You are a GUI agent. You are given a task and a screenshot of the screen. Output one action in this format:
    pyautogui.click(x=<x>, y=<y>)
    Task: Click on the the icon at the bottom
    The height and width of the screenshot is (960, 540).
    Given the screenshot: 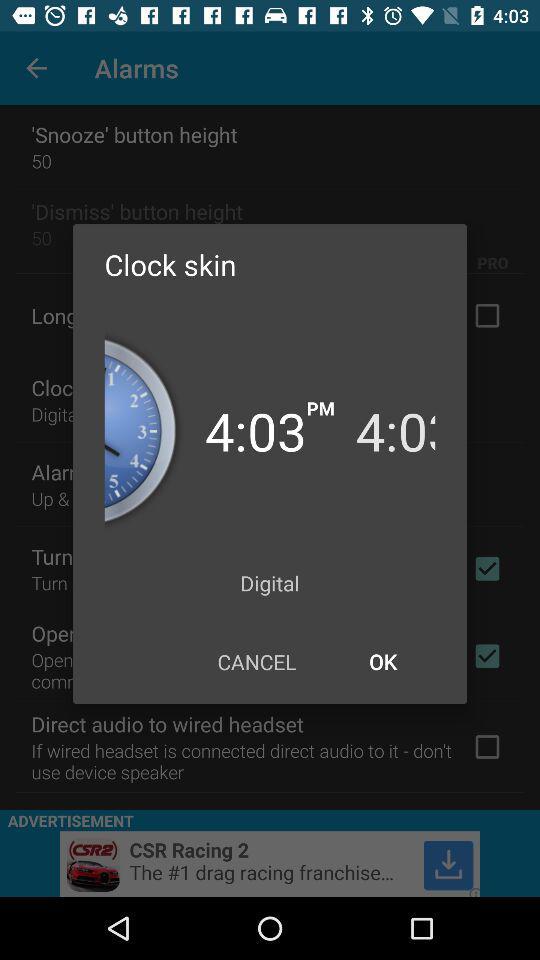 What is the action you would take?
    pyautogui.click(x=256, y=661)
    